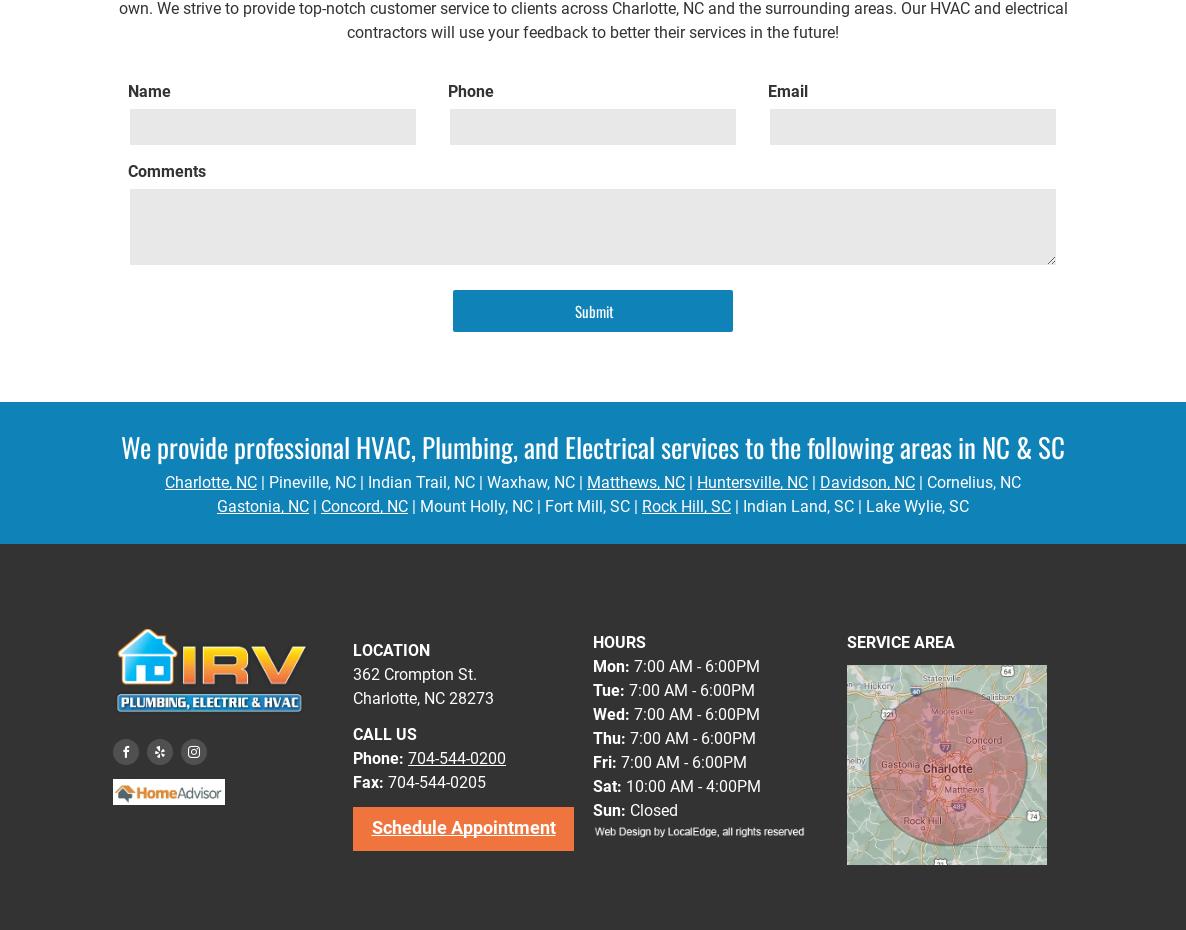  Describe the element at coordinates (621, 785) in the screenshot. I see `'10:00 AM - 4:00PM'` at that location.